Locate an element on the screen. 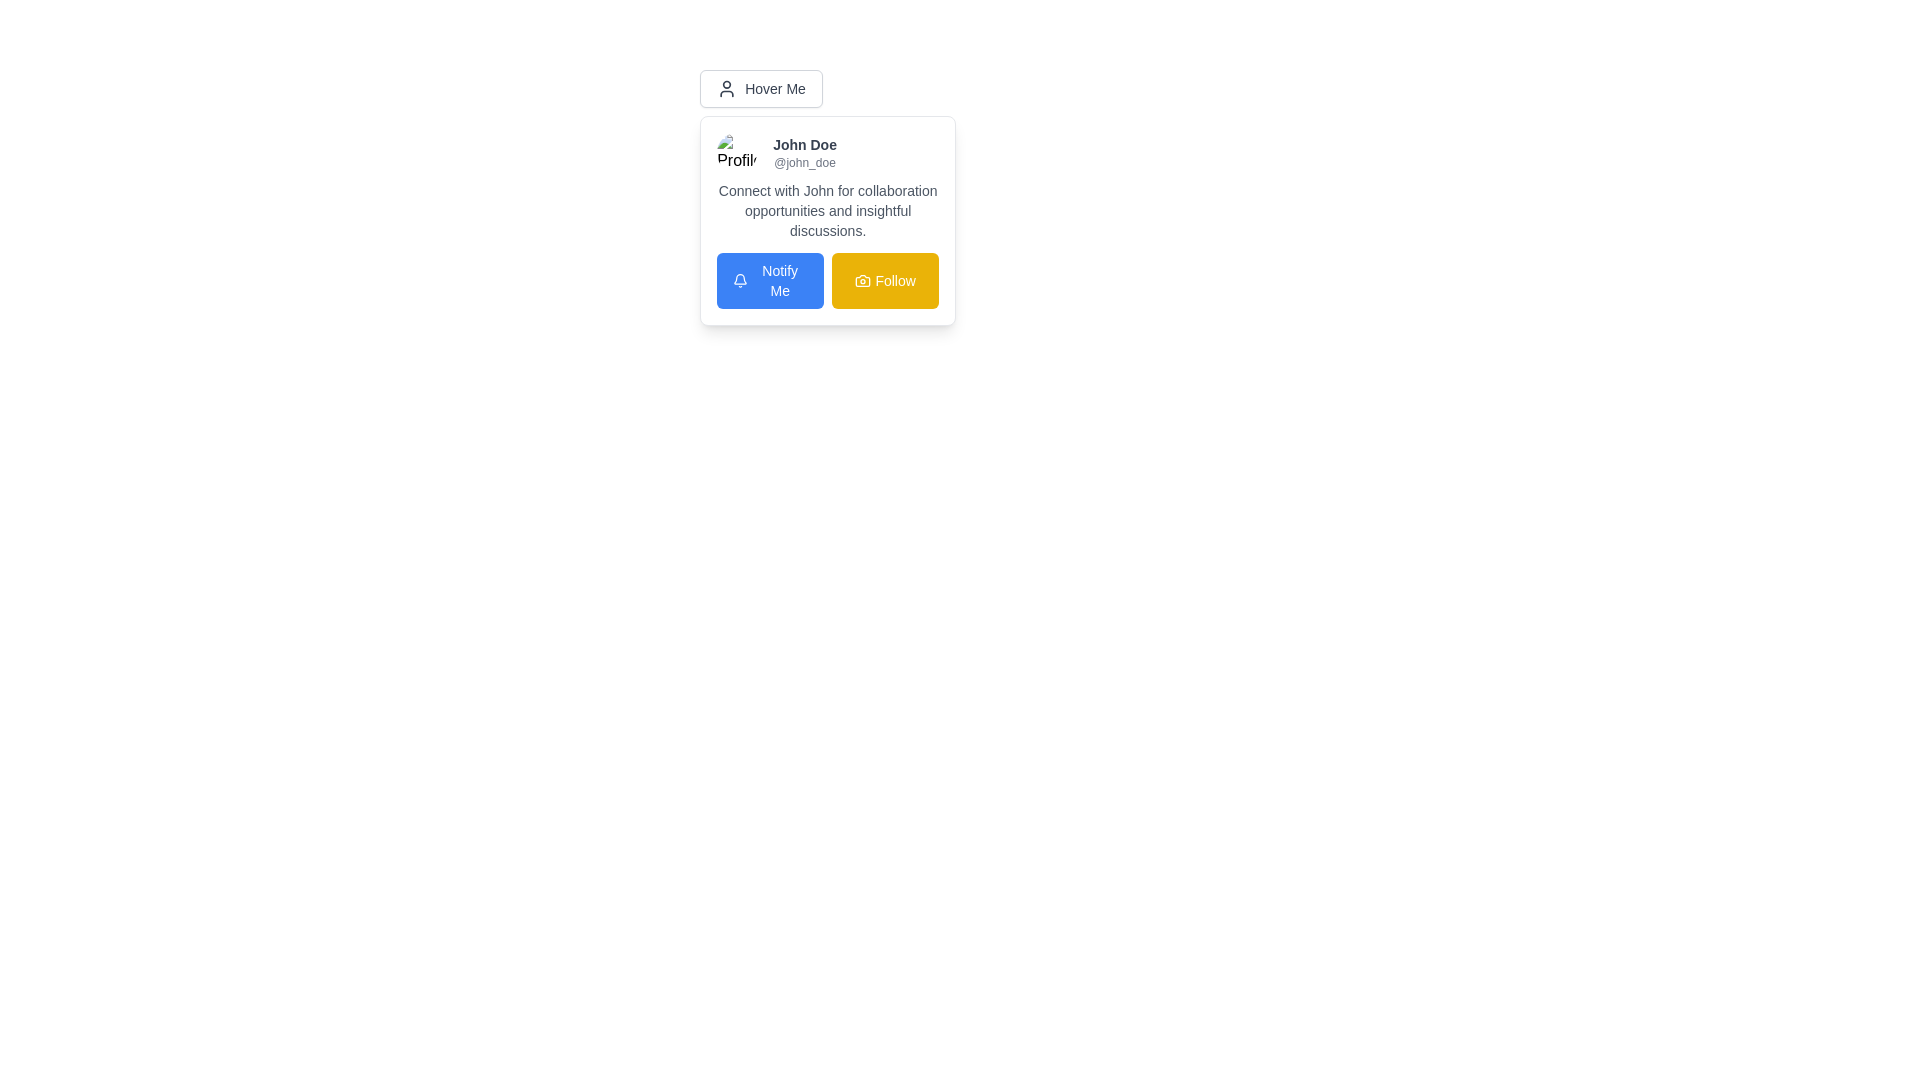 The image size is (1920, 1080). the text display showing the username or handle of the individual, located directly below 'John Doe' in the profile card is located at coordinates (805, 161).